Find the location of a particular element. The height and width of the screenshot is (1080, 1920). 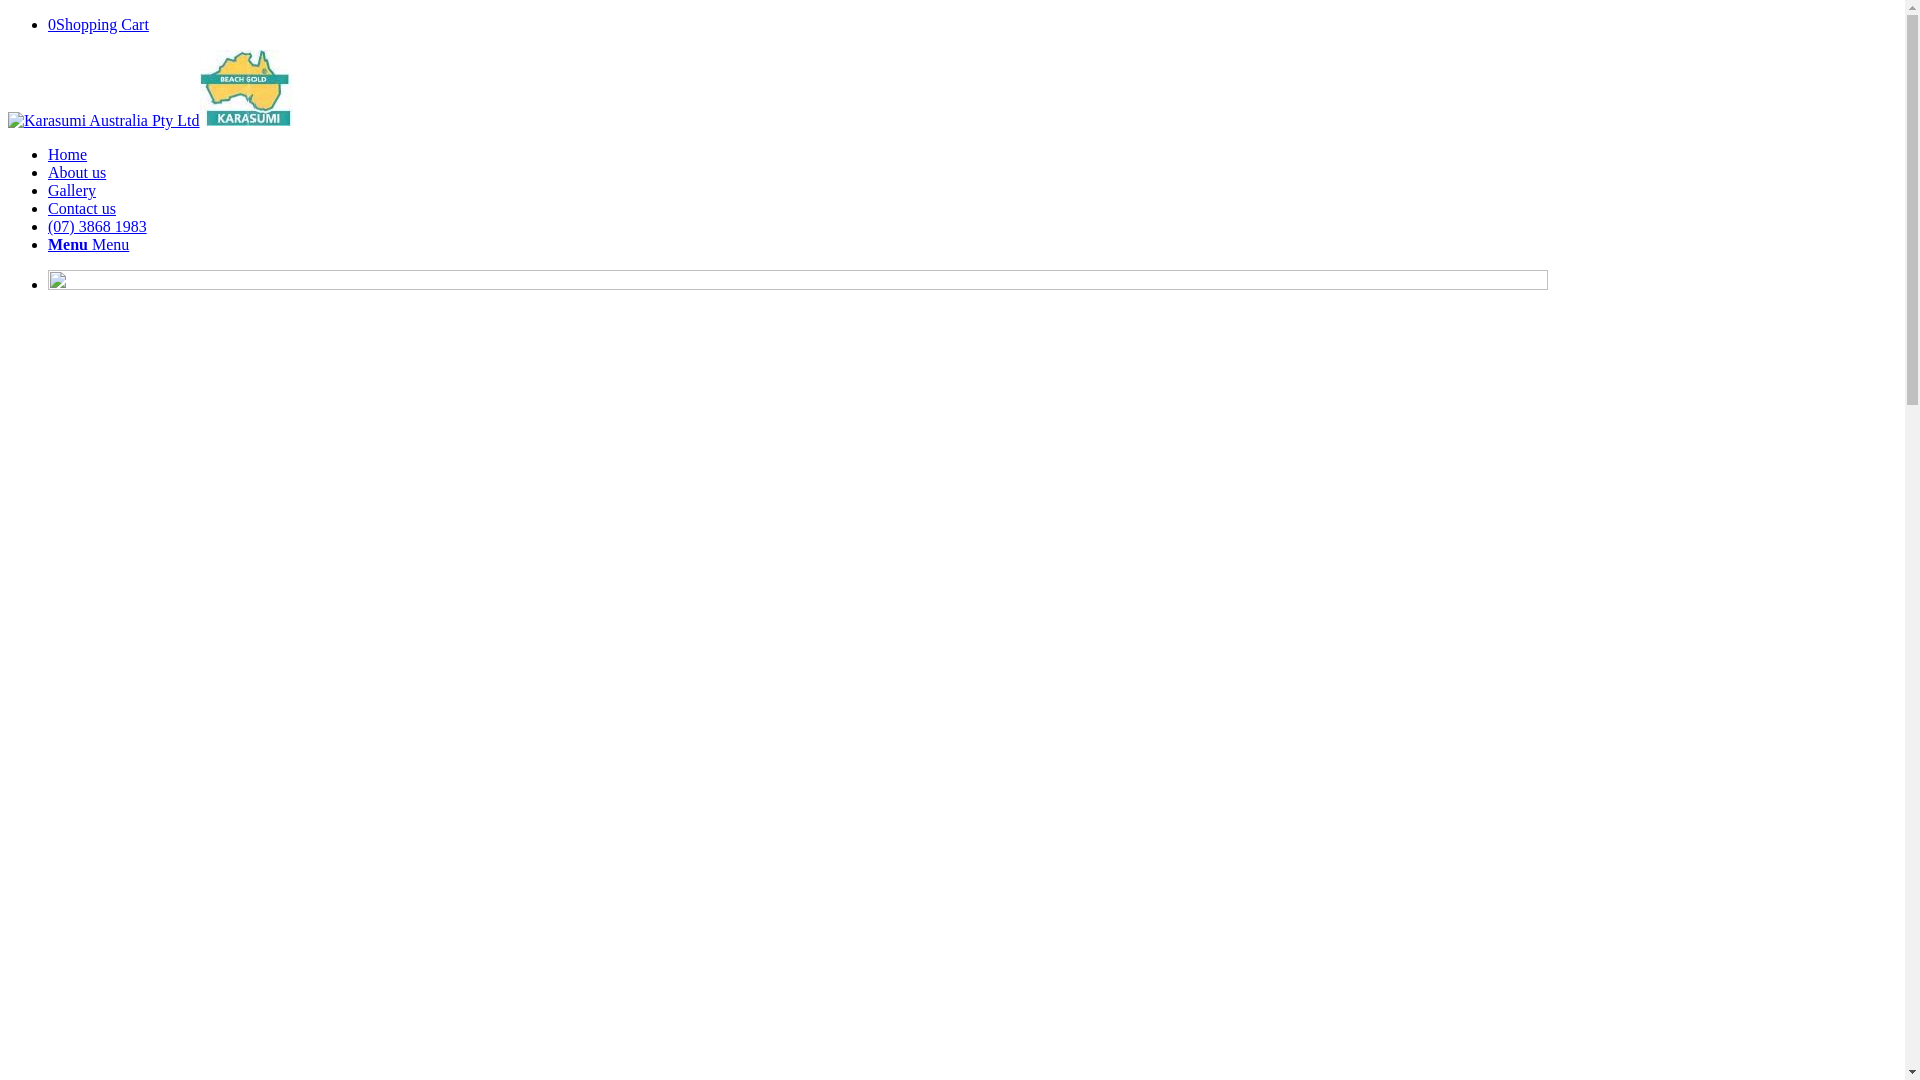

'(07) 3868 1983' is located at coordinates (48, 225).